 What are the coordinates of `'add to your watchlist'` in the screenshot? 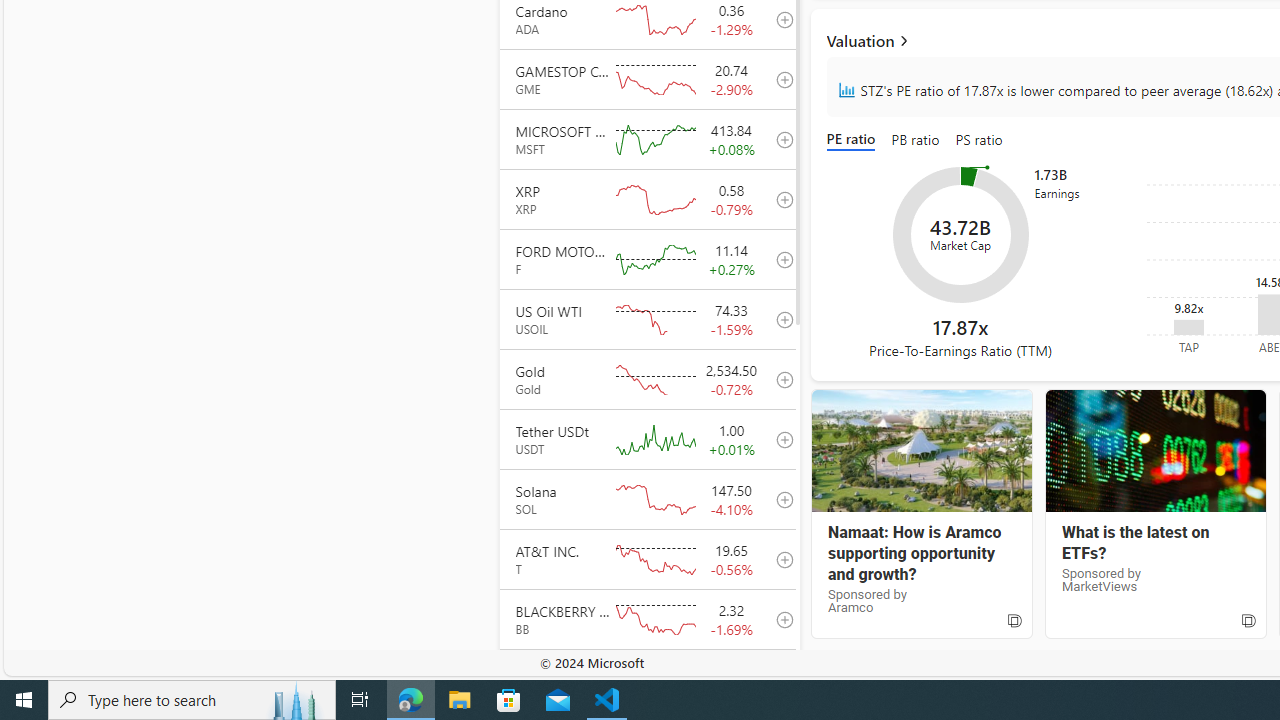 It's located at (778, 678).